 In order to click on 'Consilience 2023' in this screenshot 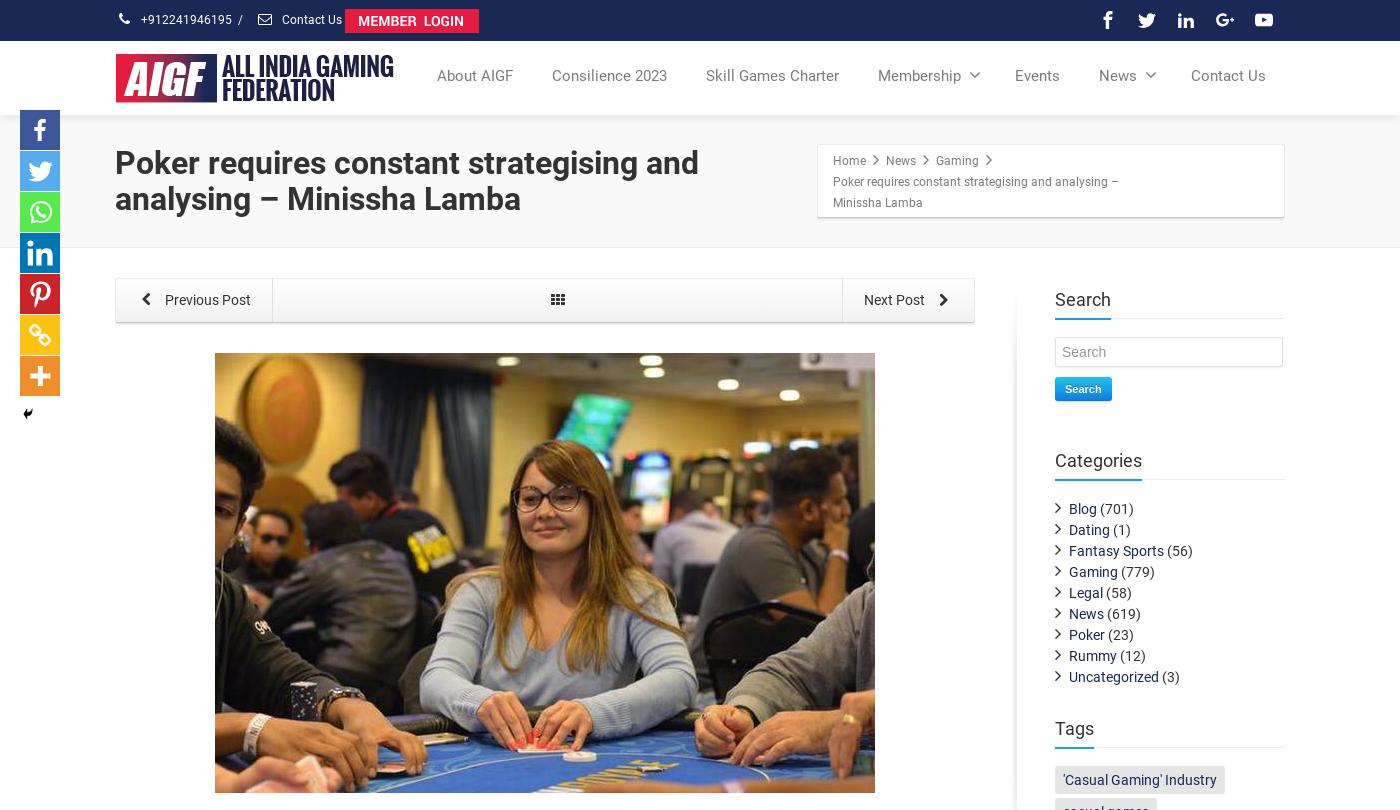, I will do `click(609, 75)`.